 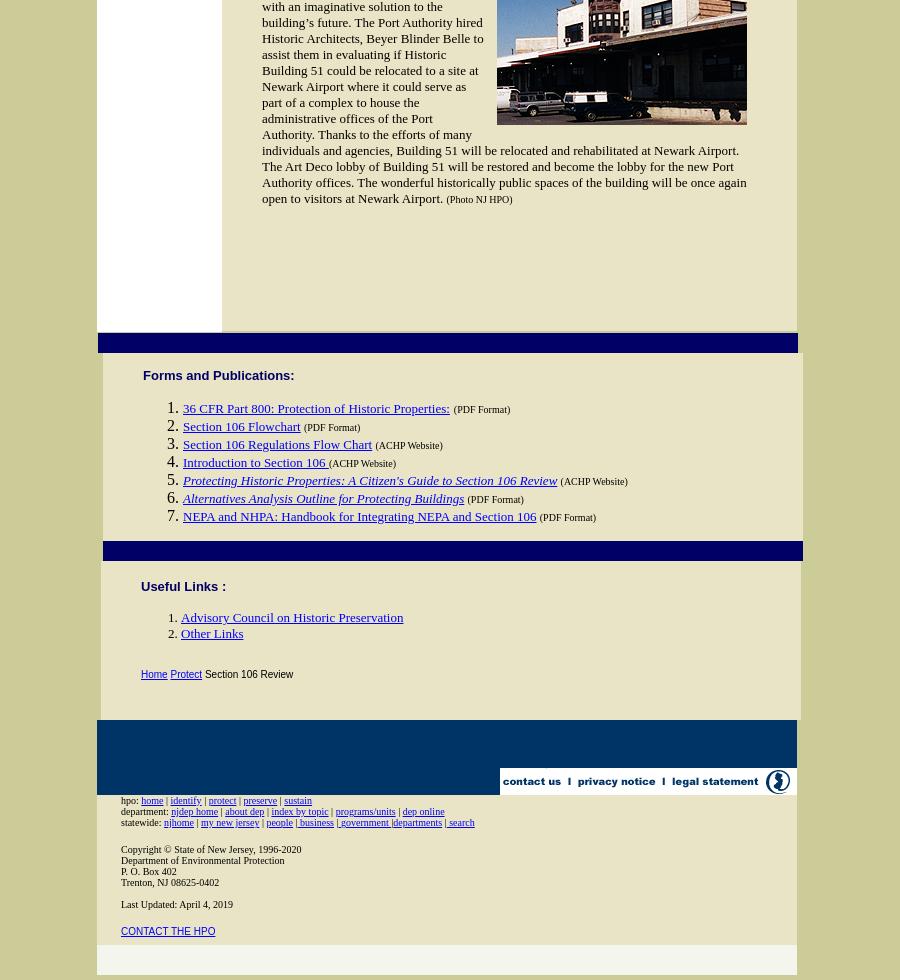 I want to click on 'protect', so click(x=207, y=800).